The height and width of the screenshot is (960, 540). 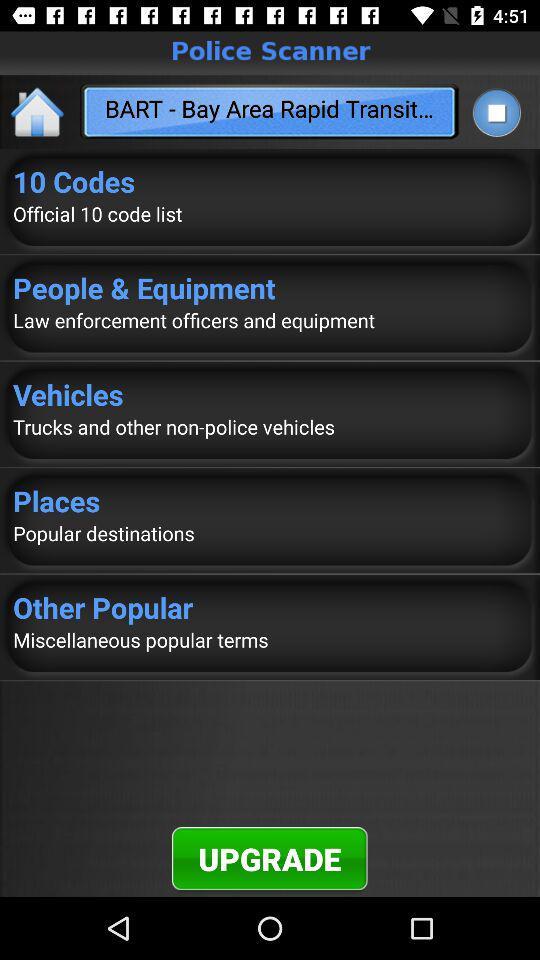 What do you see at coordinates (270, 532) in the screenshot?
I see `item above other popular icon` at bounding box center [270, 532].